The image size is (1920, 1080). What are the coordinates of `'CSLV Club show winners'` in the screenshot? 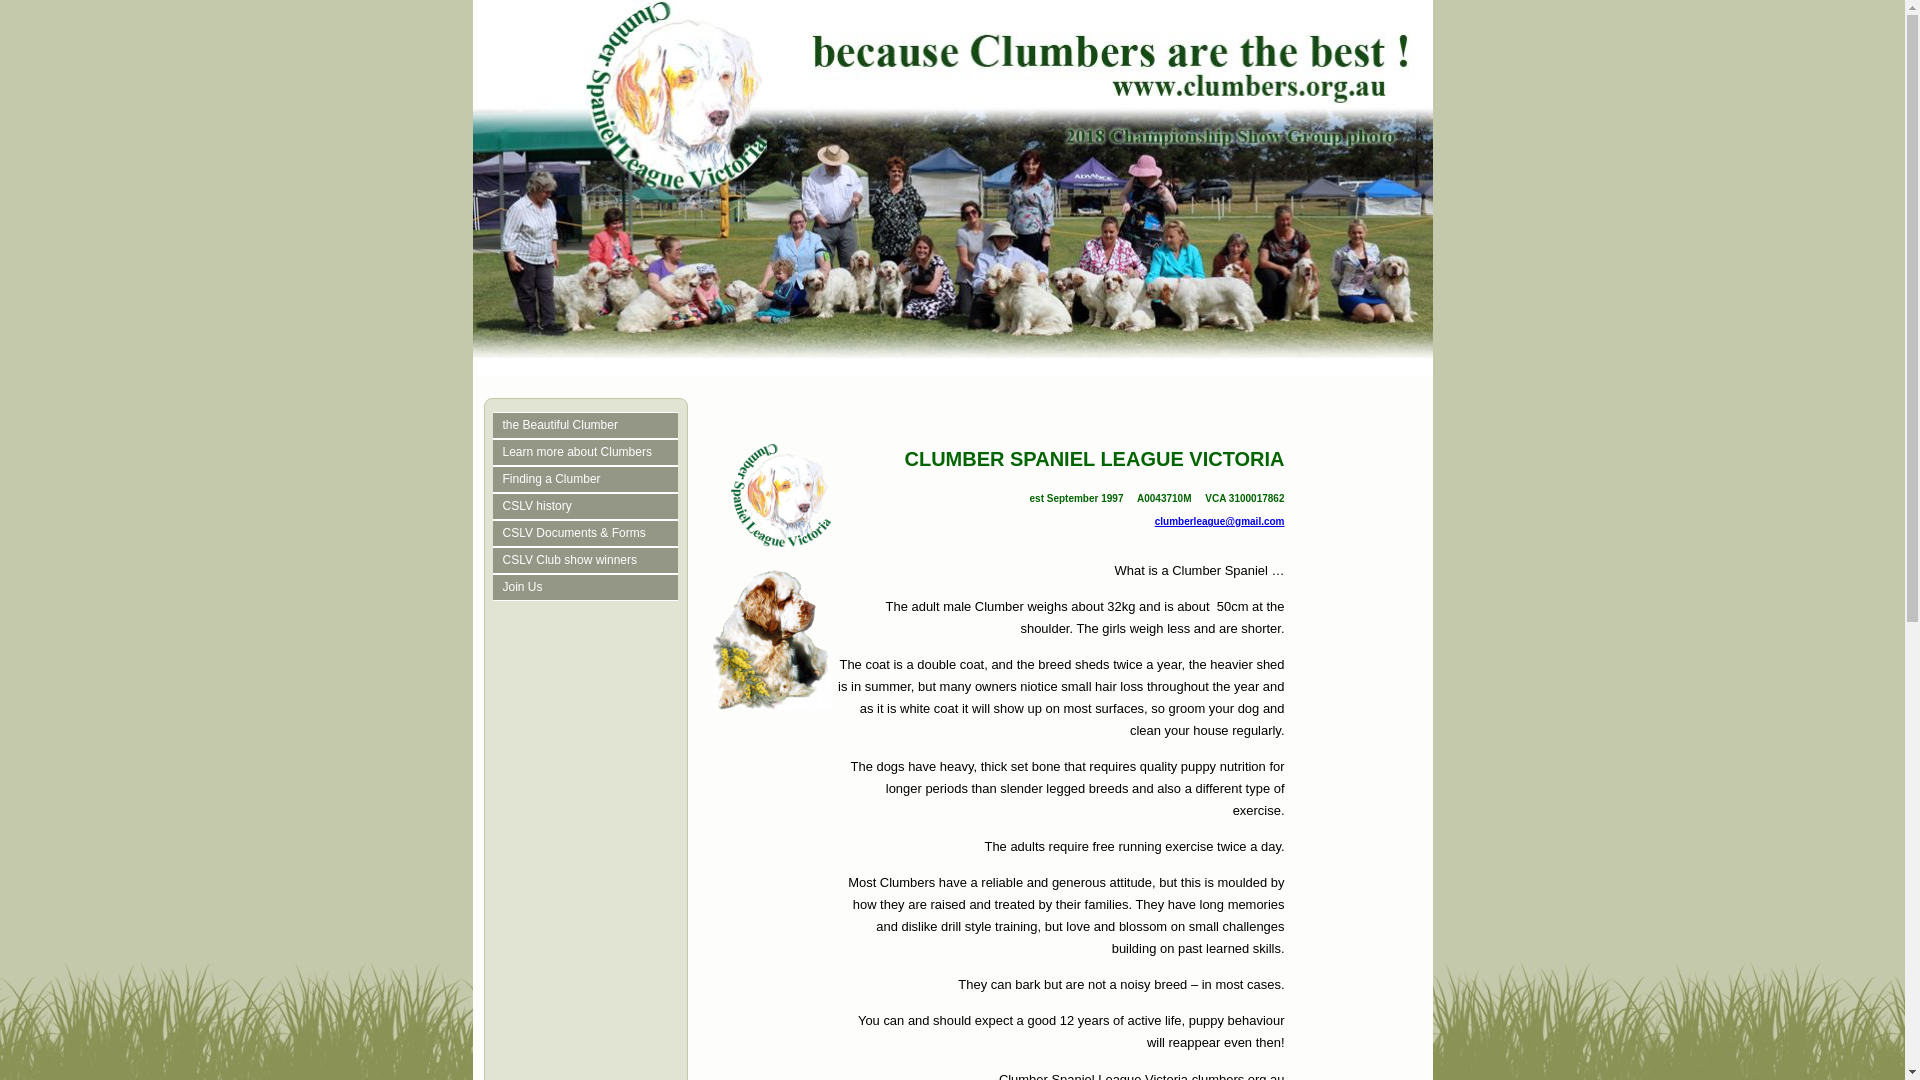 It's located at (588, 560).